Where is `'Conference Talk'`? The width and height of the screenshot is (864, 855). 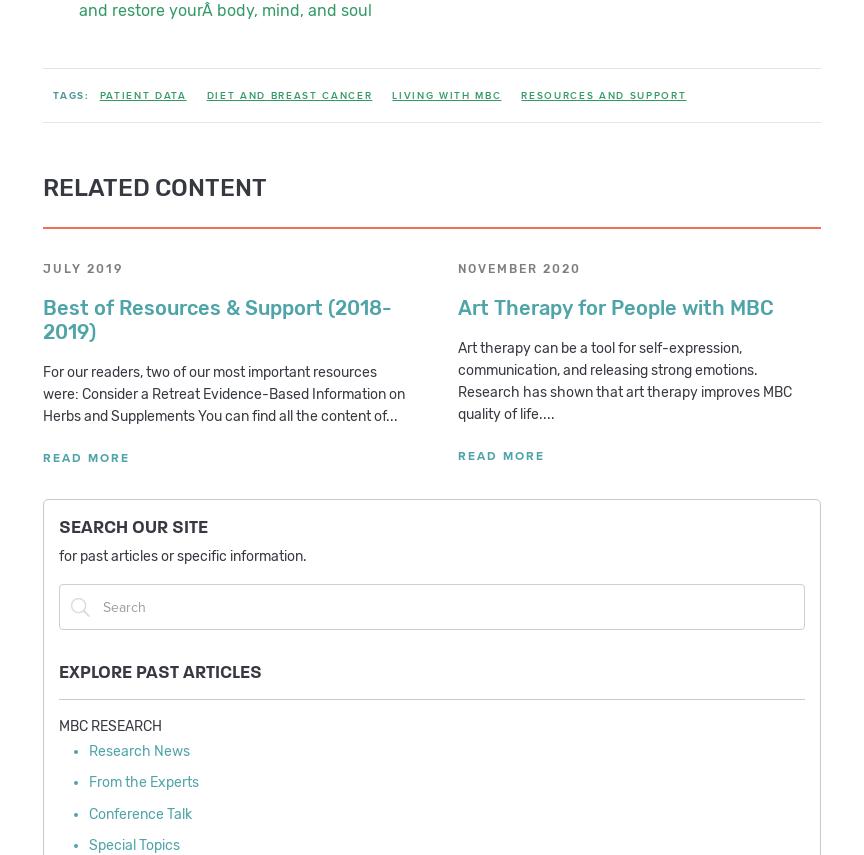
'Conference Talk' is located at coordinates (139, 813).